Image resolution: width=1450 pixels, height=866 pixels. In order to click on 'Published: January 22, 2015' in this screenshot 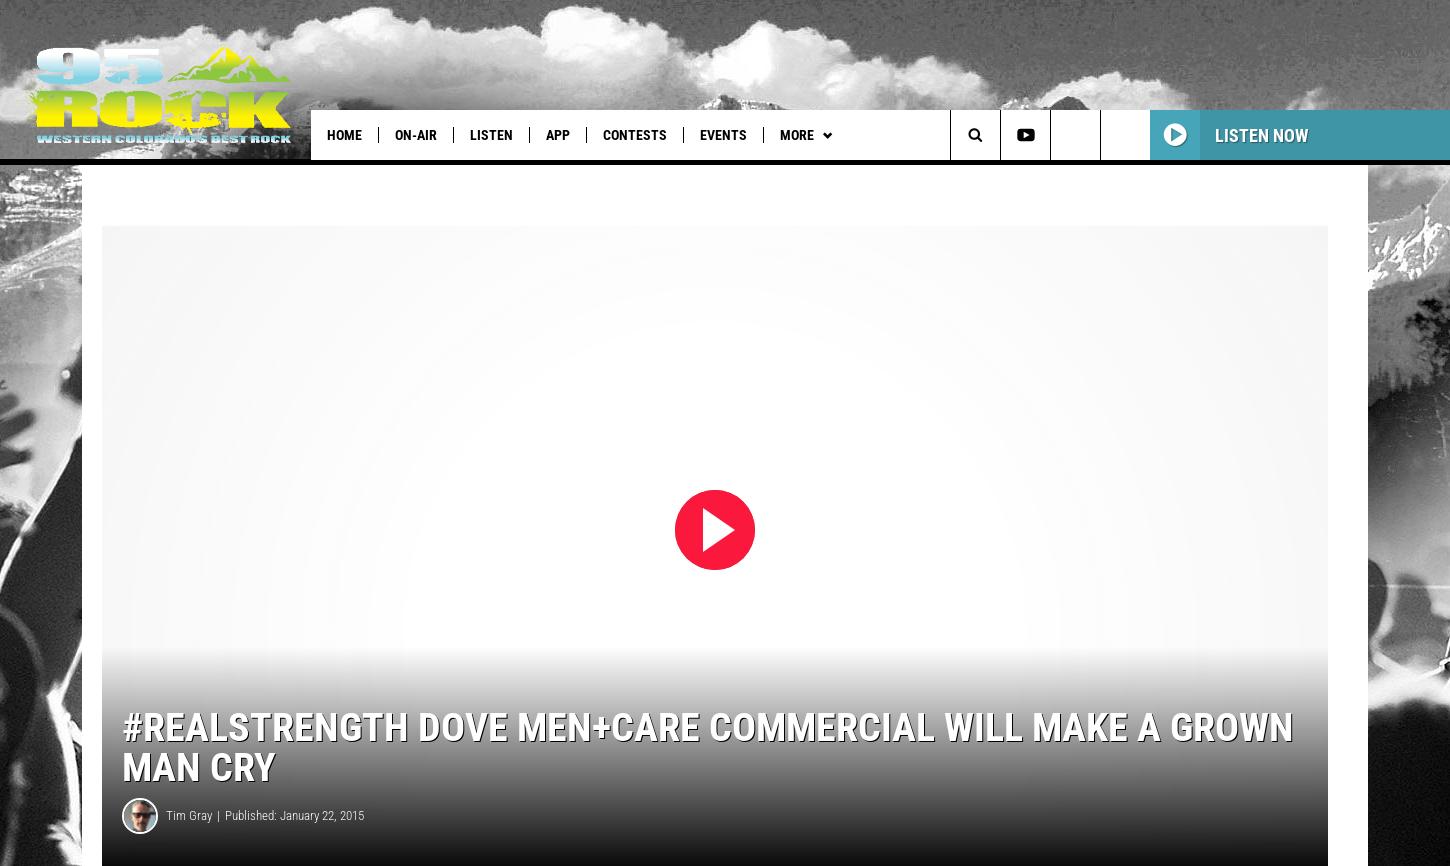, I will do `click(294, 841)`.